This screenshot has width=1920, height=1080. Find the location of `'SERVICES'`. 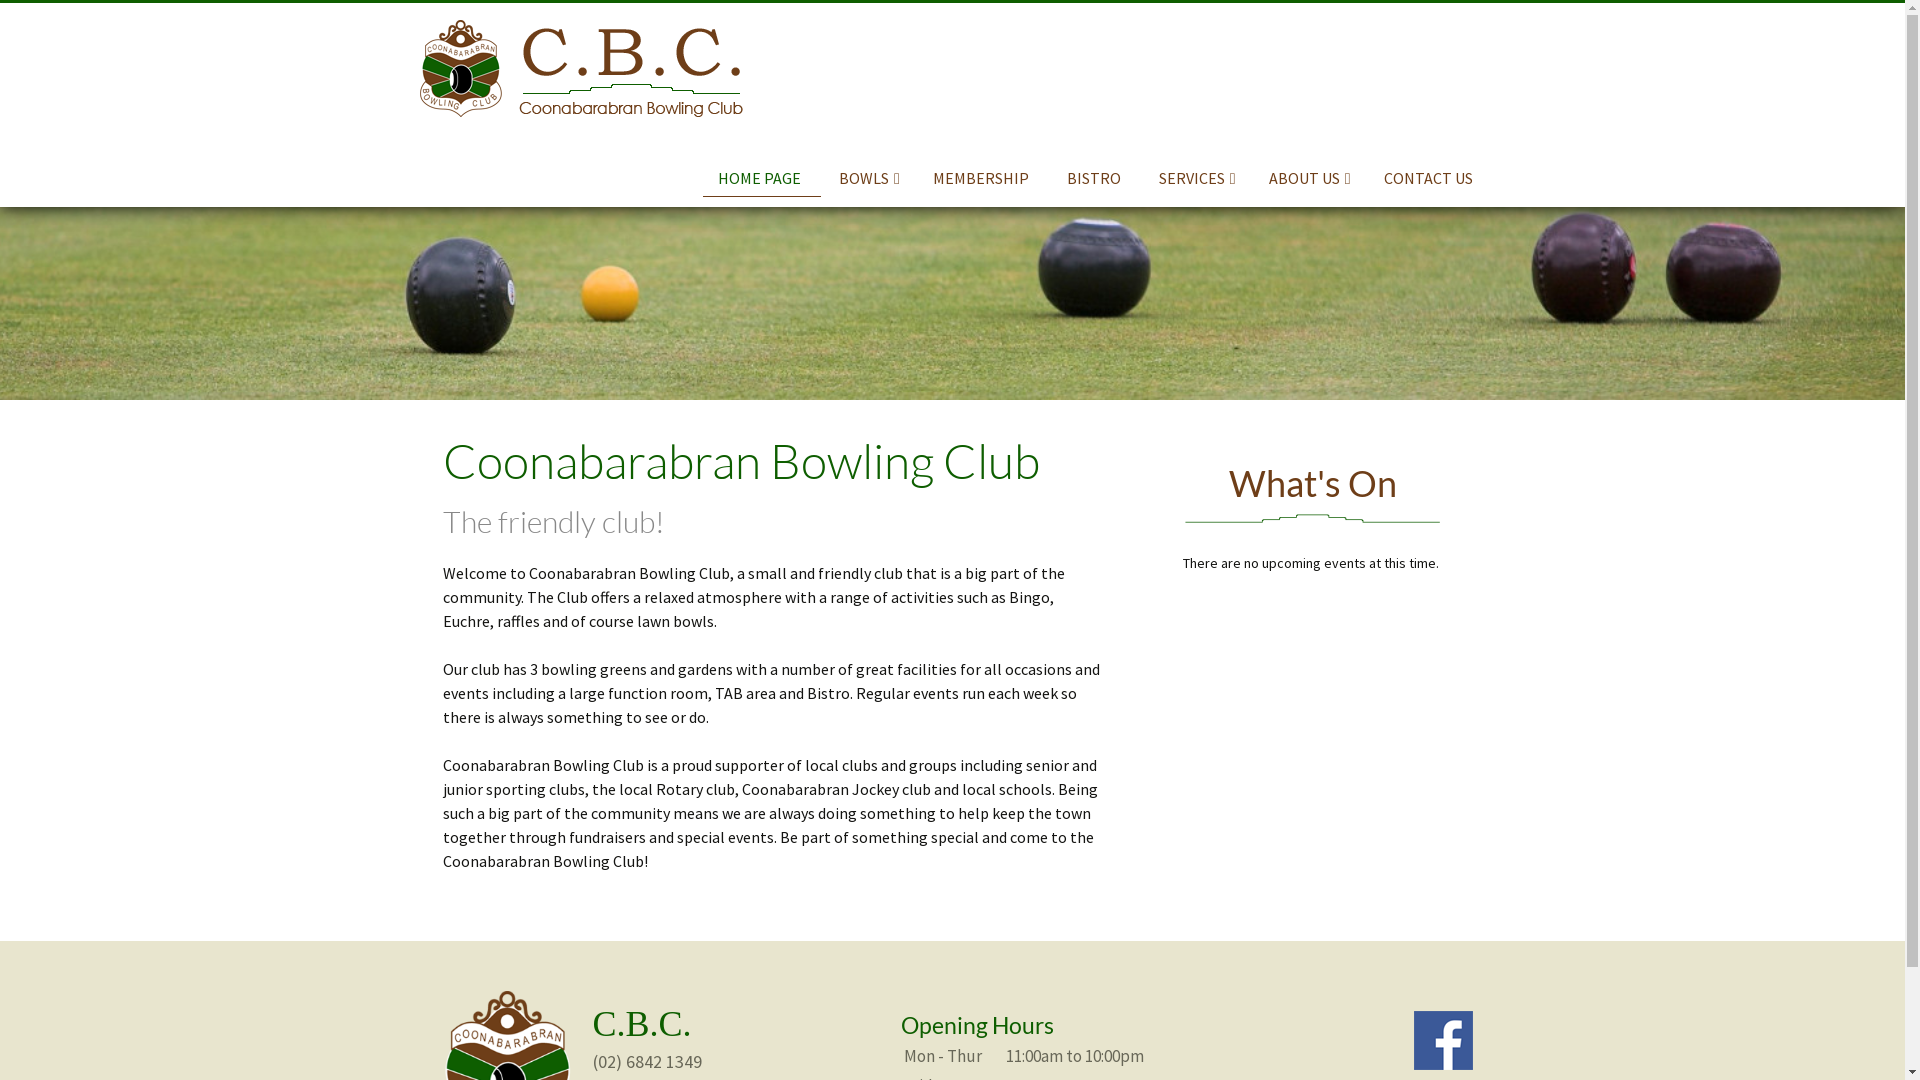

'SERVICES' is located at coordinates (1197, 176).